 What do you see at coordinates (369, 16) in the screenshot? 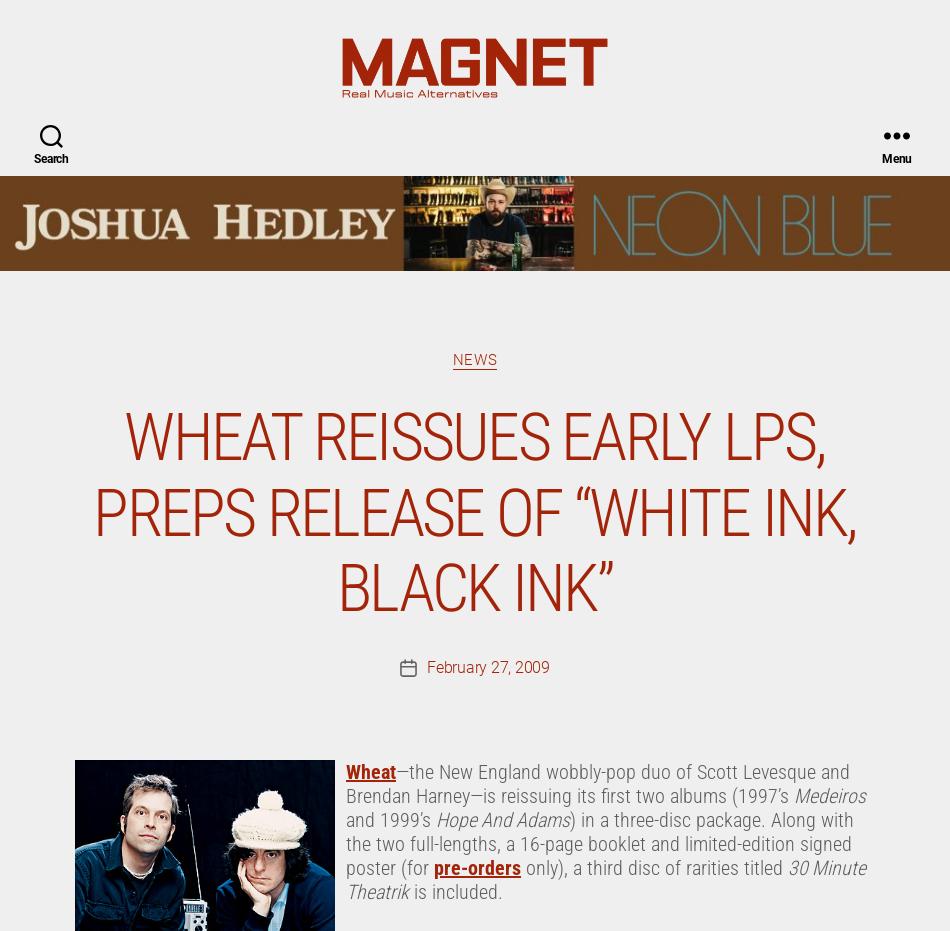
I see `'Wheat'` at bounding box center [369, 16].